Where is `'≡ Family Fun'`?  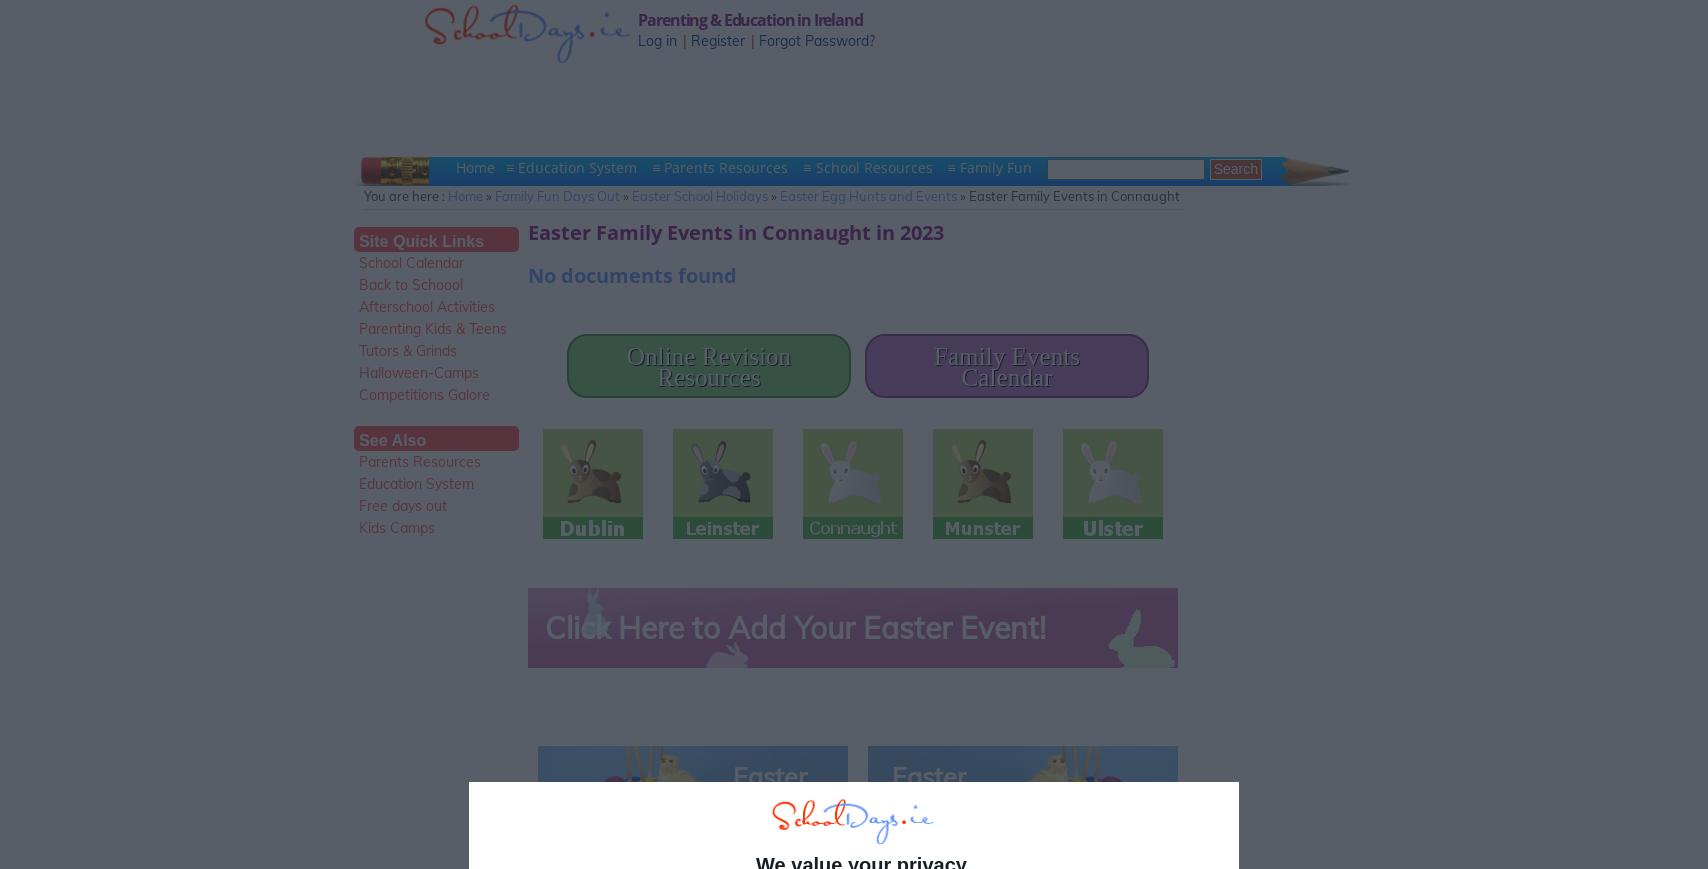 '≡ Family Fun' is located at coordinates (945, 166).